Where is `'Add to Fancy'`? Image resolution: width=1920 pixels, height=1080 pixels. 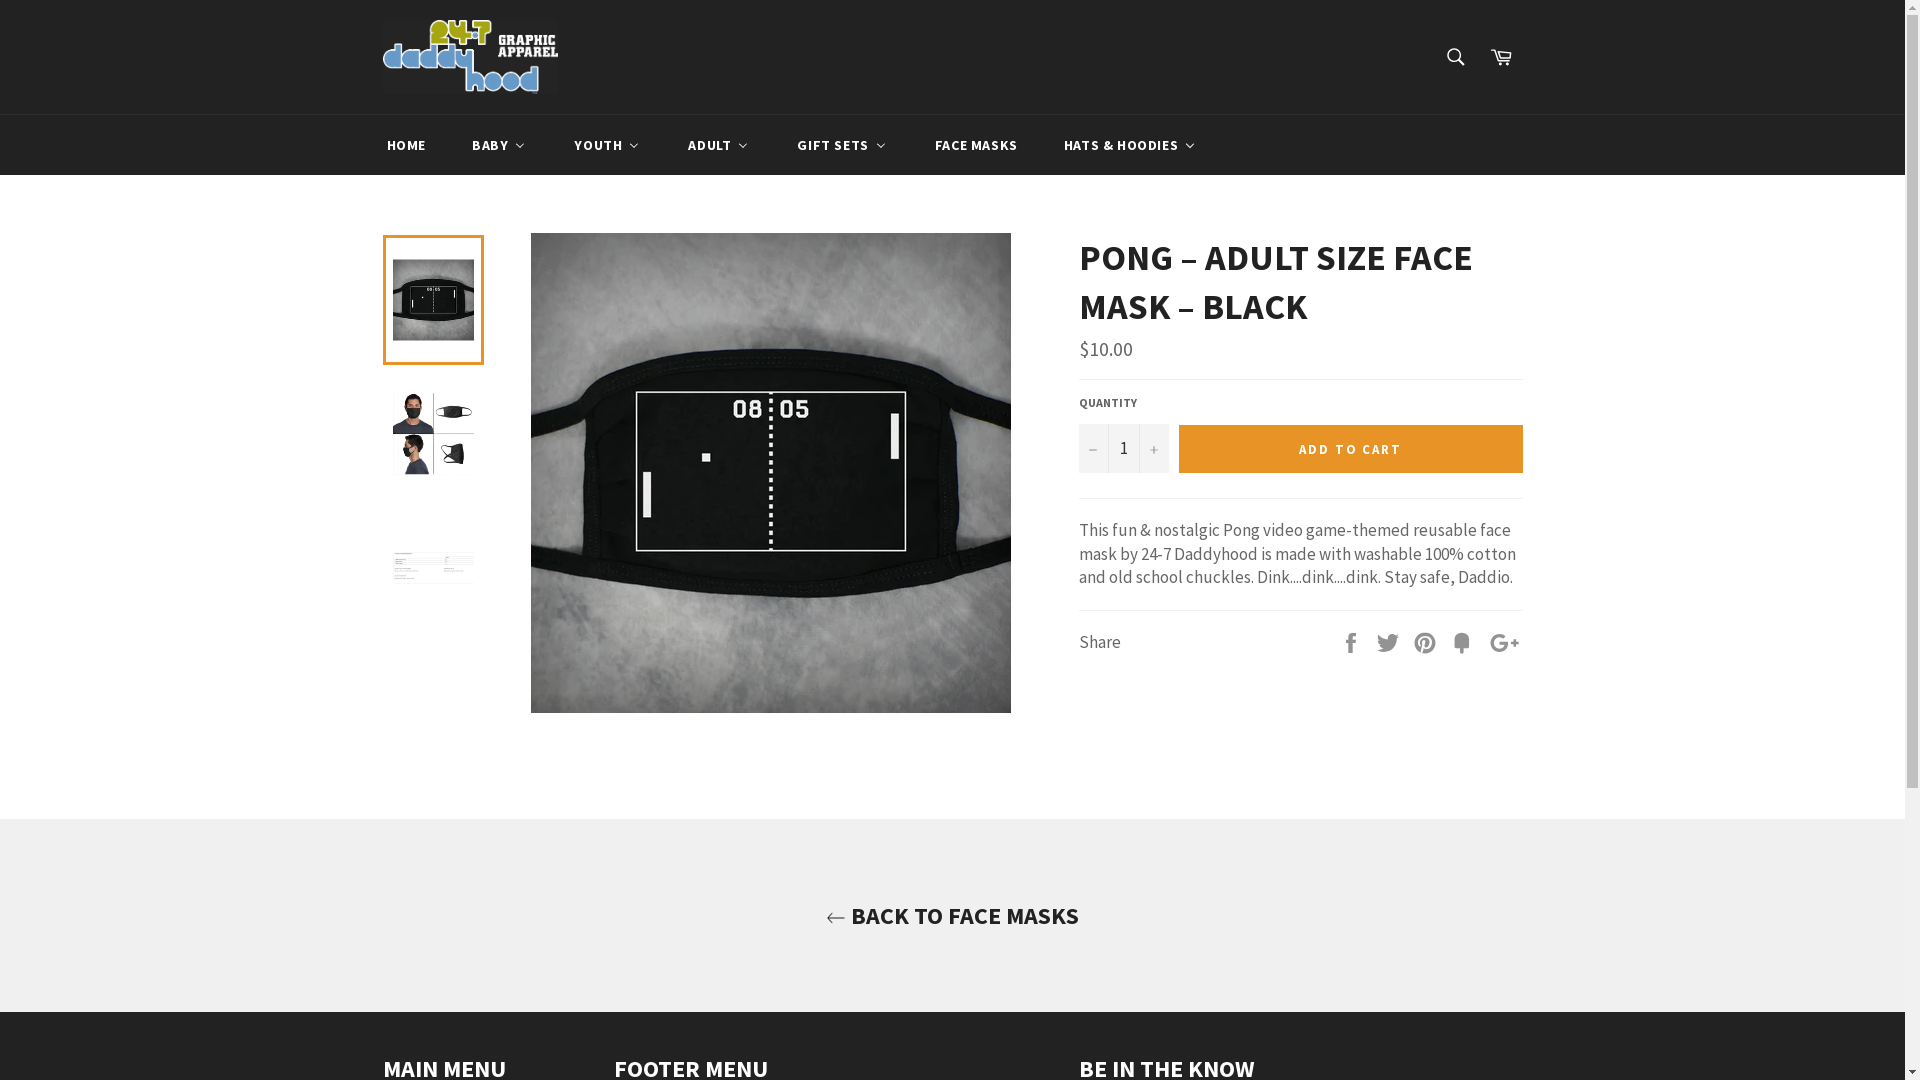 'Add to Fancy' is located at coordinates (1463, 641).